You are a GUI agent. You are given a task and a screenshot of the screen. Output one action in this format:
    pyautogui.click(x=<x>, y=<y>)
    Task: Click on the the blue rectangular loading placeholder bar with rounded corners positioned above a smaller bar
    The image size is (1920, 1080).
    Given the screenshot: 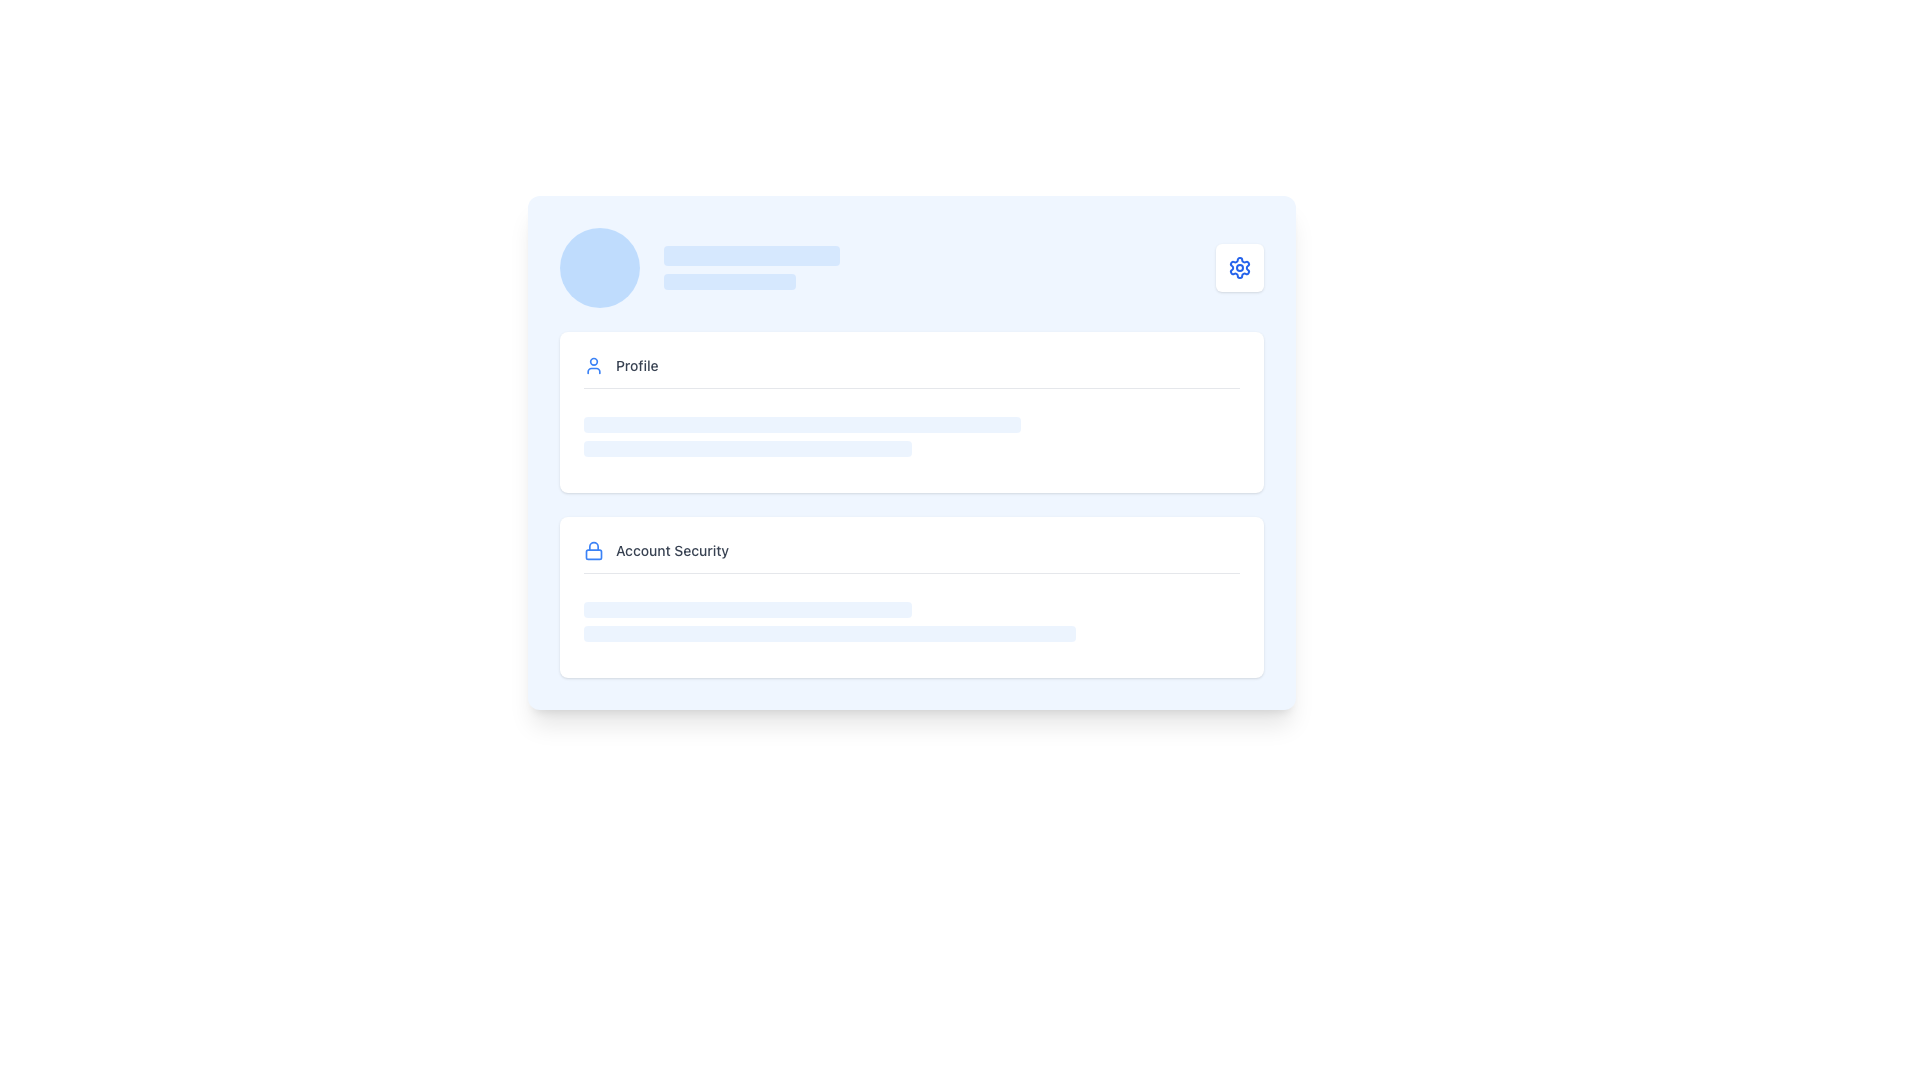 What is the action you would take?
    pyautogui.click(x=751, y=254)
    